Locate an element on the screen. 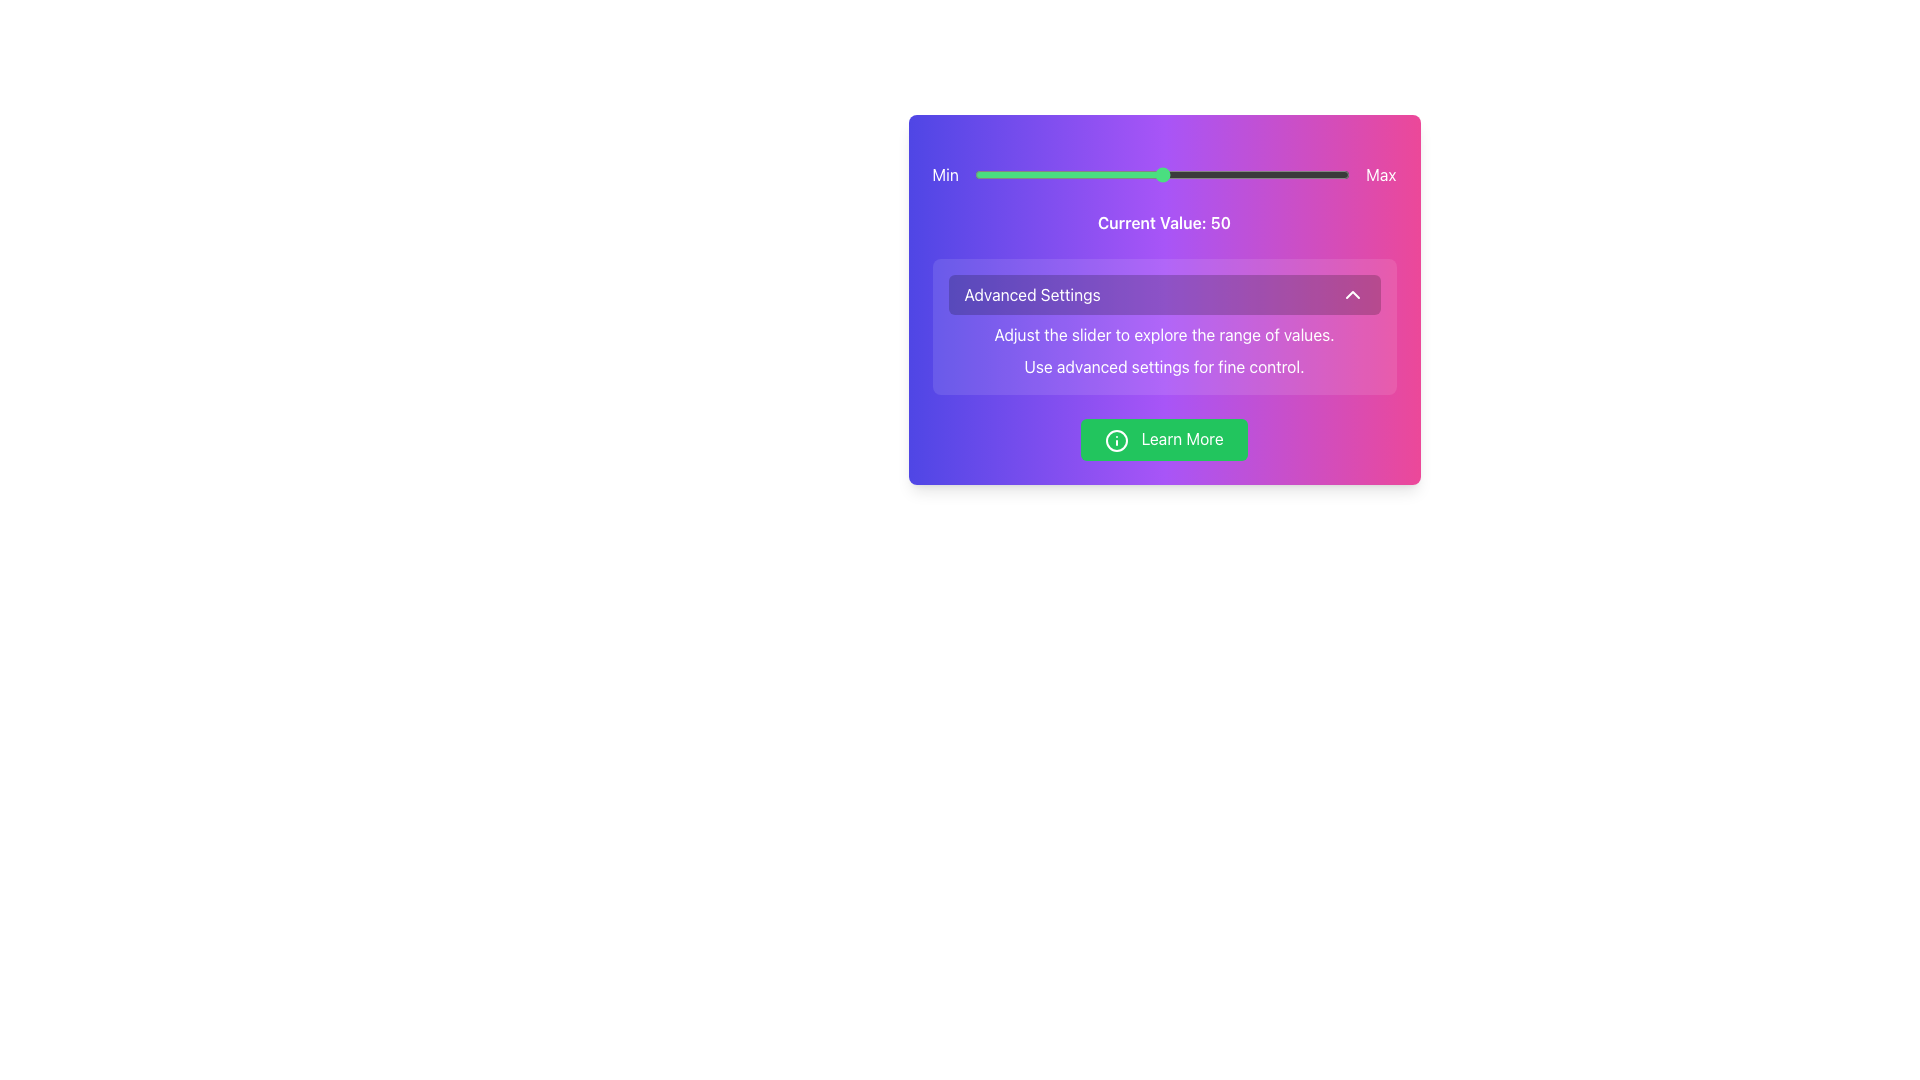 Image resolution: width=1920 pixels, height=1080 pixels. the 'Advanced Settings' collapsible section, which is a gradient-colored box with a purple background and rounded corners is located at coordinates (1164, 299).